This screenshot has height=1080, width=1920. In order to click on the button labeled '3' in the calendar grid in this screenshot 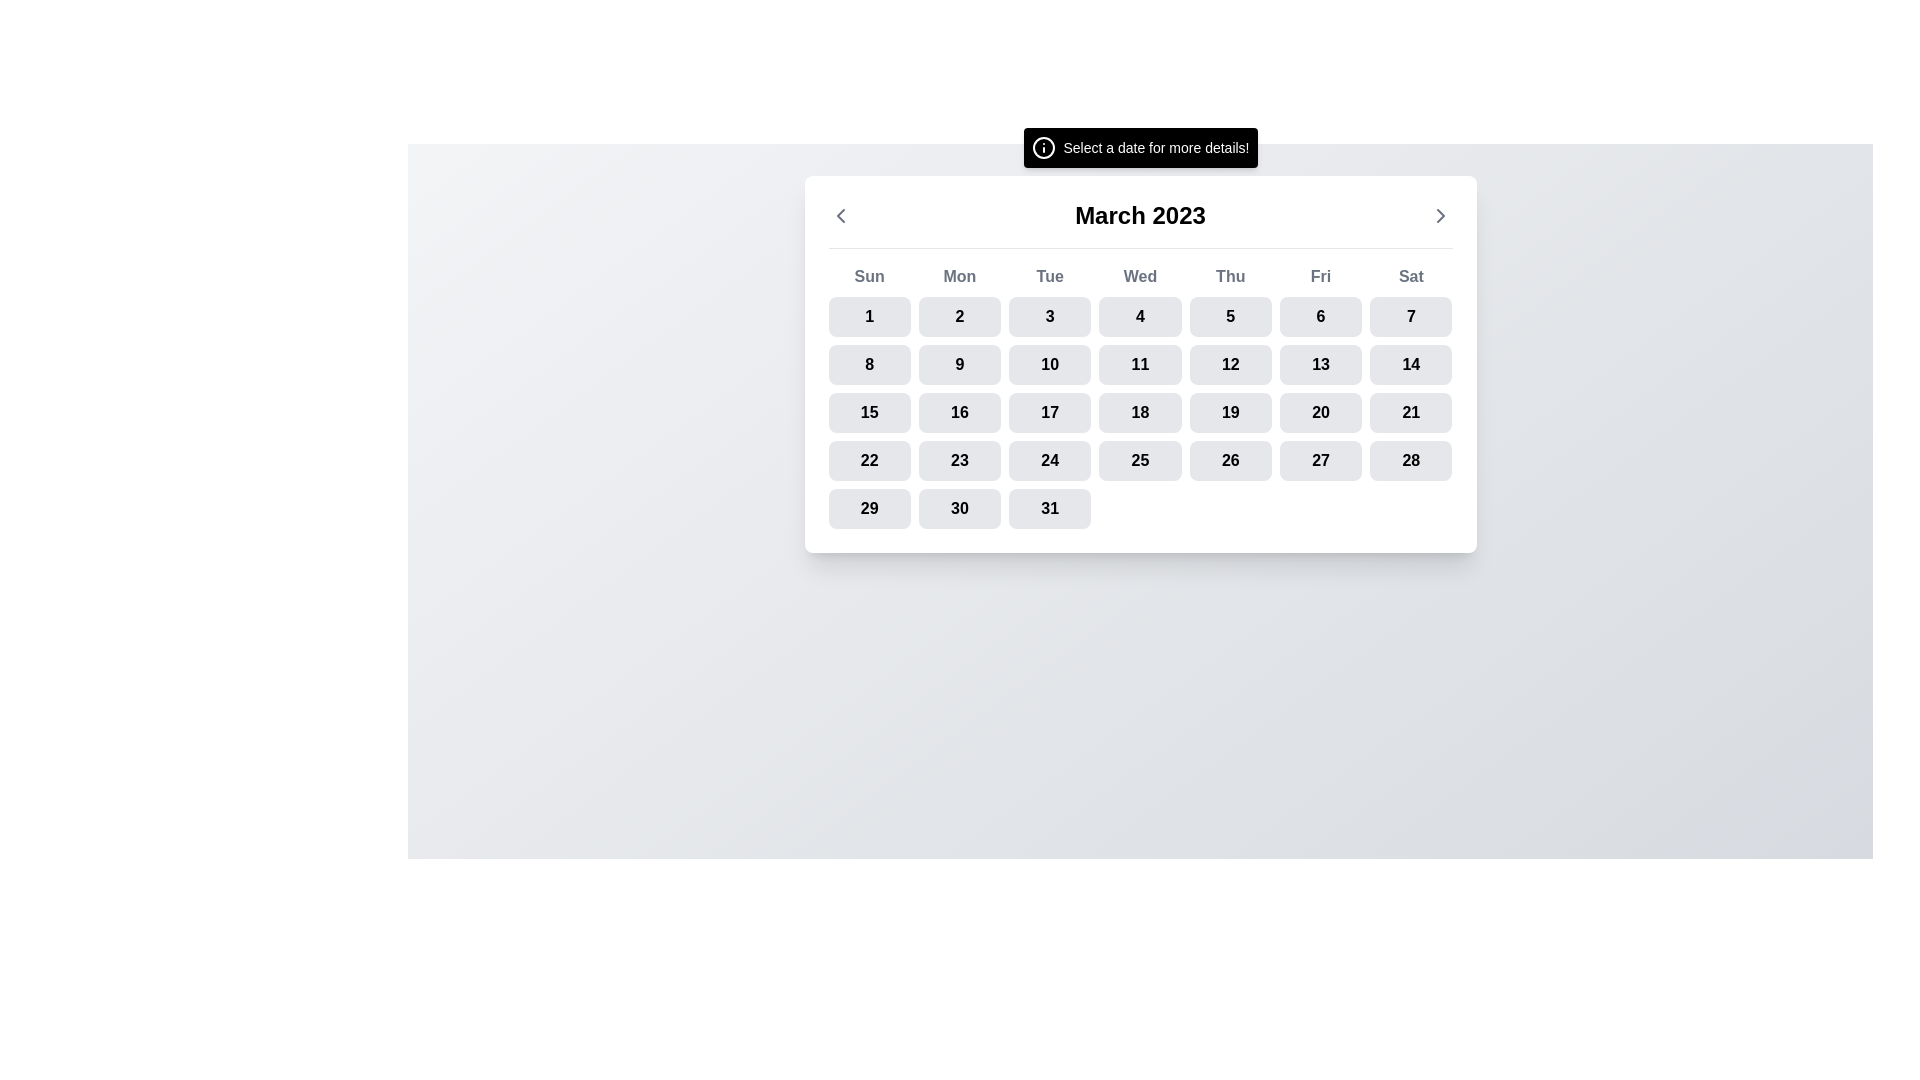, I will do `click(1049, 315)`.